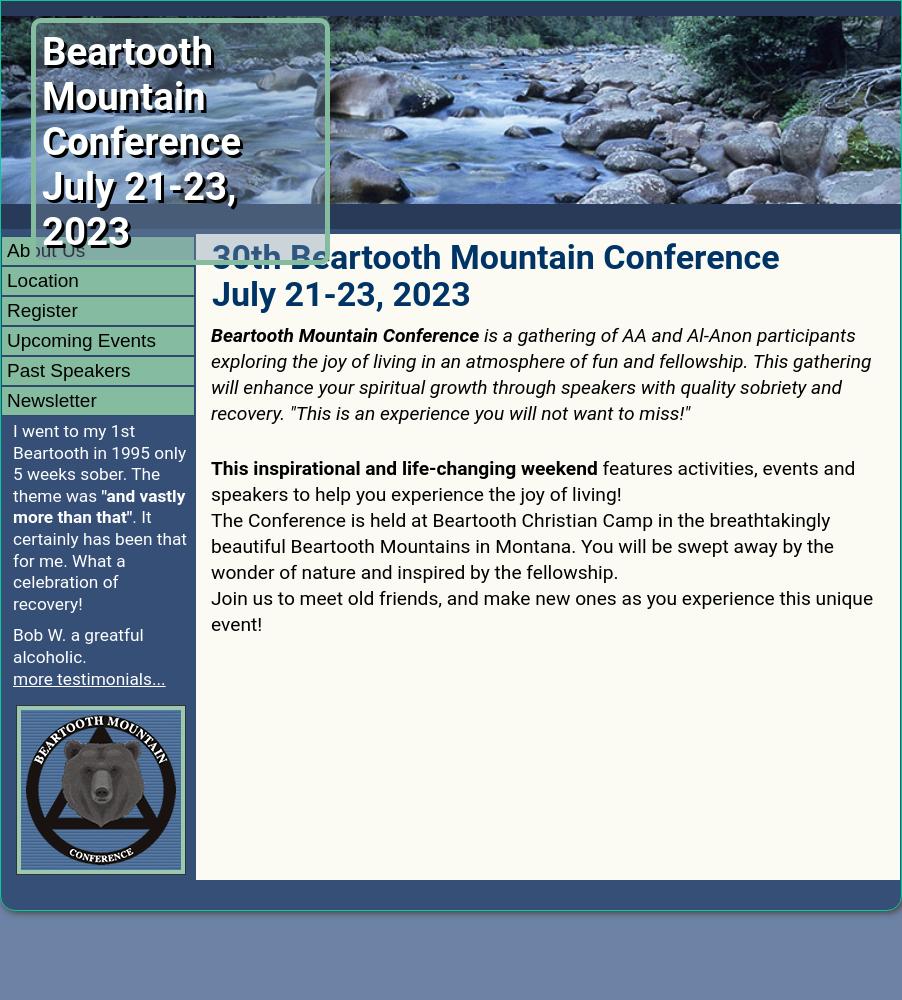 The width and height of the screenshot is (902, 1000). I want to click on 'About Us', so click(45, 248).